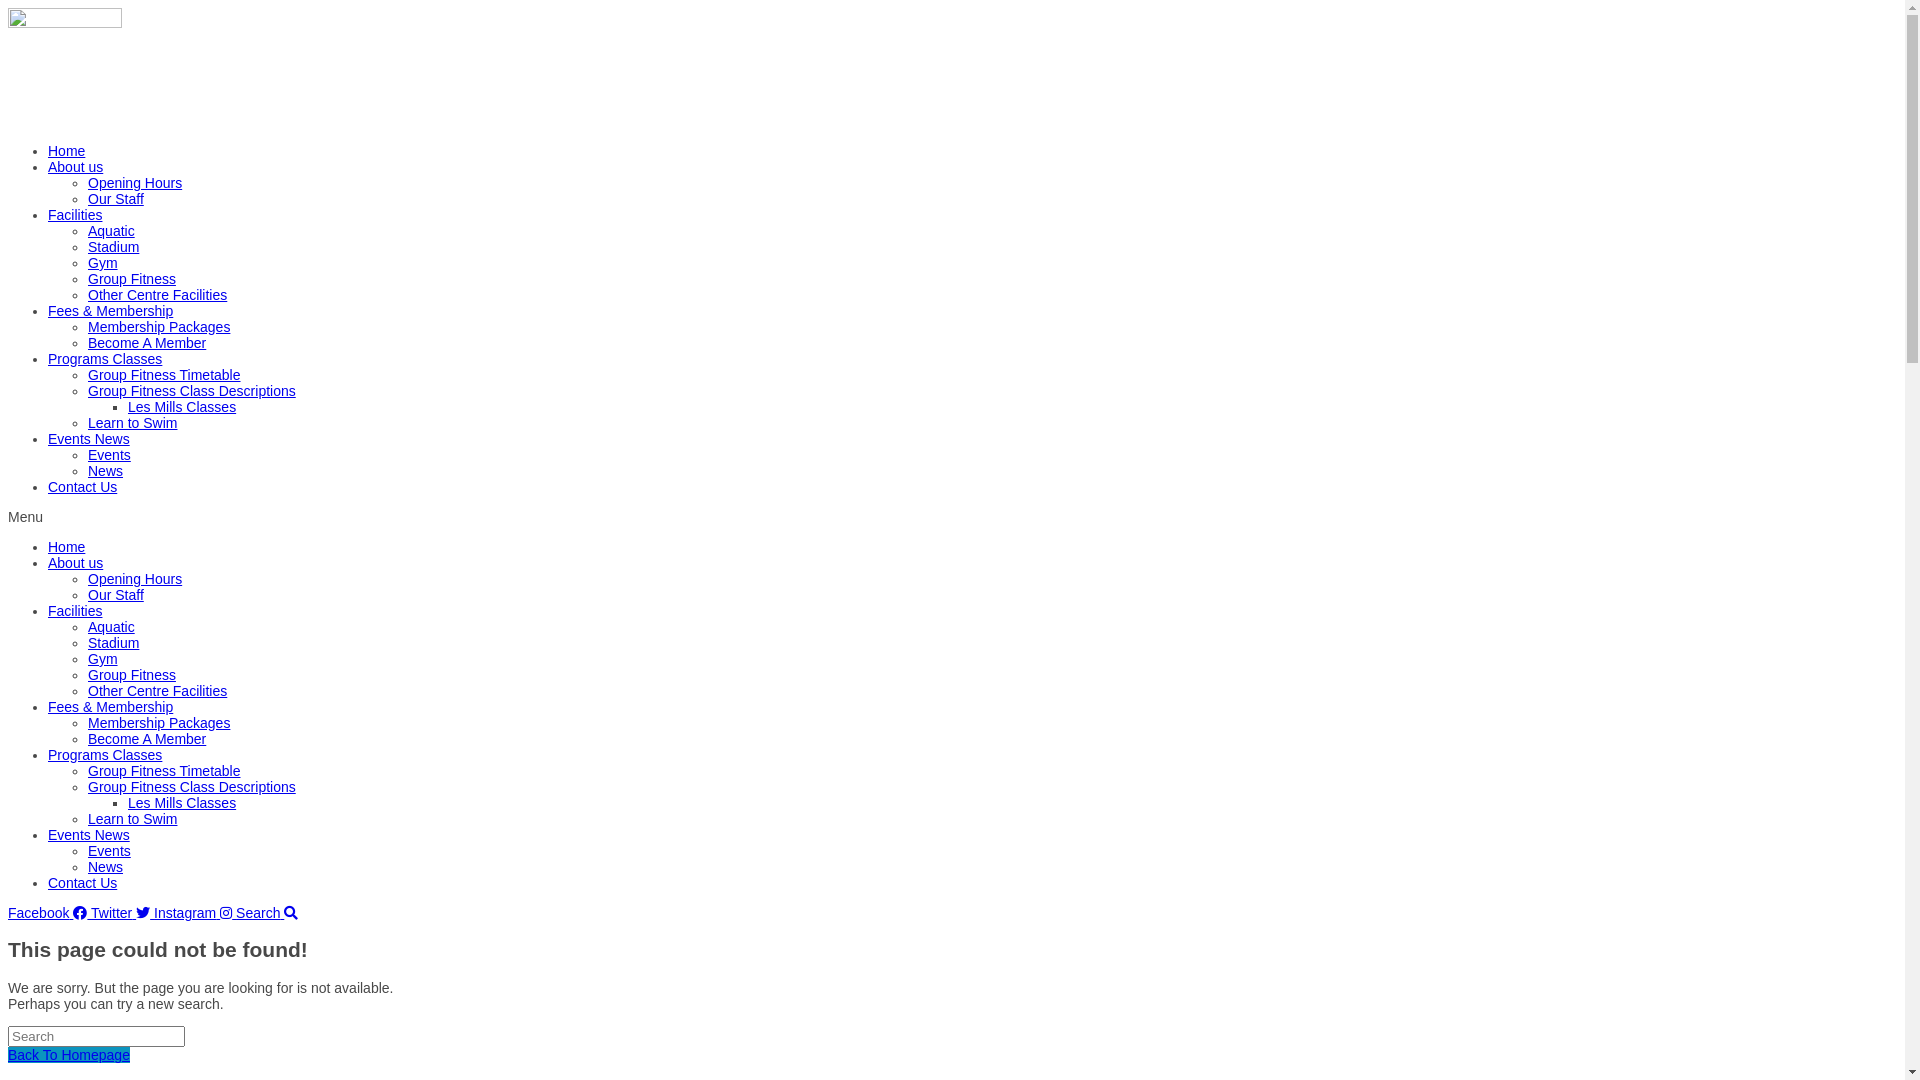 This screenshot has height=1080, width=1920. Describe the element at coordinates (68, 1054) in the screenshot. I see `'Back To Homepage'` at that location.